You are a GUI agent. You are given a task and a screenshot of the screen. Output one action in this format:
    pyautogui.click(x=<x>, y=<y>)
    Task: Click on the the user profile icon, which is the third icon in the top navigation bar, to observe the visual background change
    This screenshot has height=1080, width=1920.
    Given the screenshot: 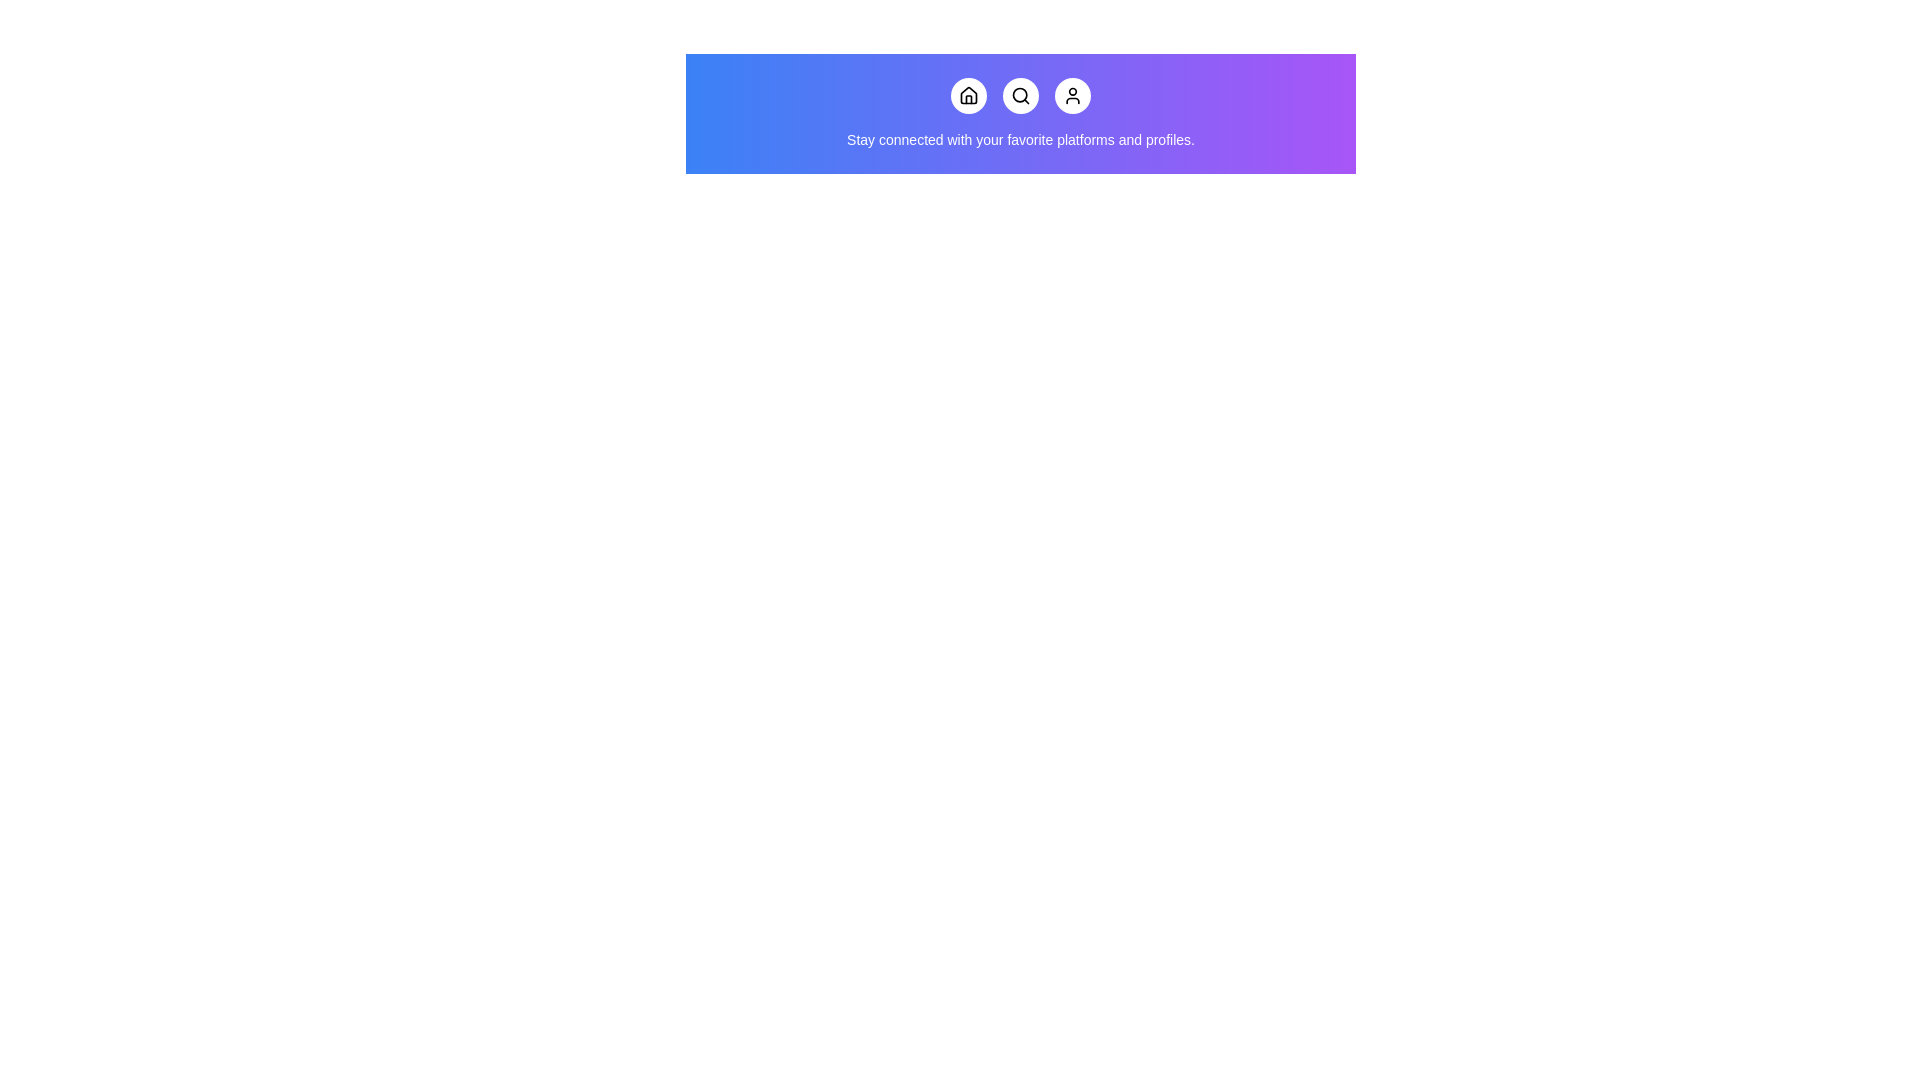 What is the action you would take?
    pyautogui.click(x=1072, y=96)
    